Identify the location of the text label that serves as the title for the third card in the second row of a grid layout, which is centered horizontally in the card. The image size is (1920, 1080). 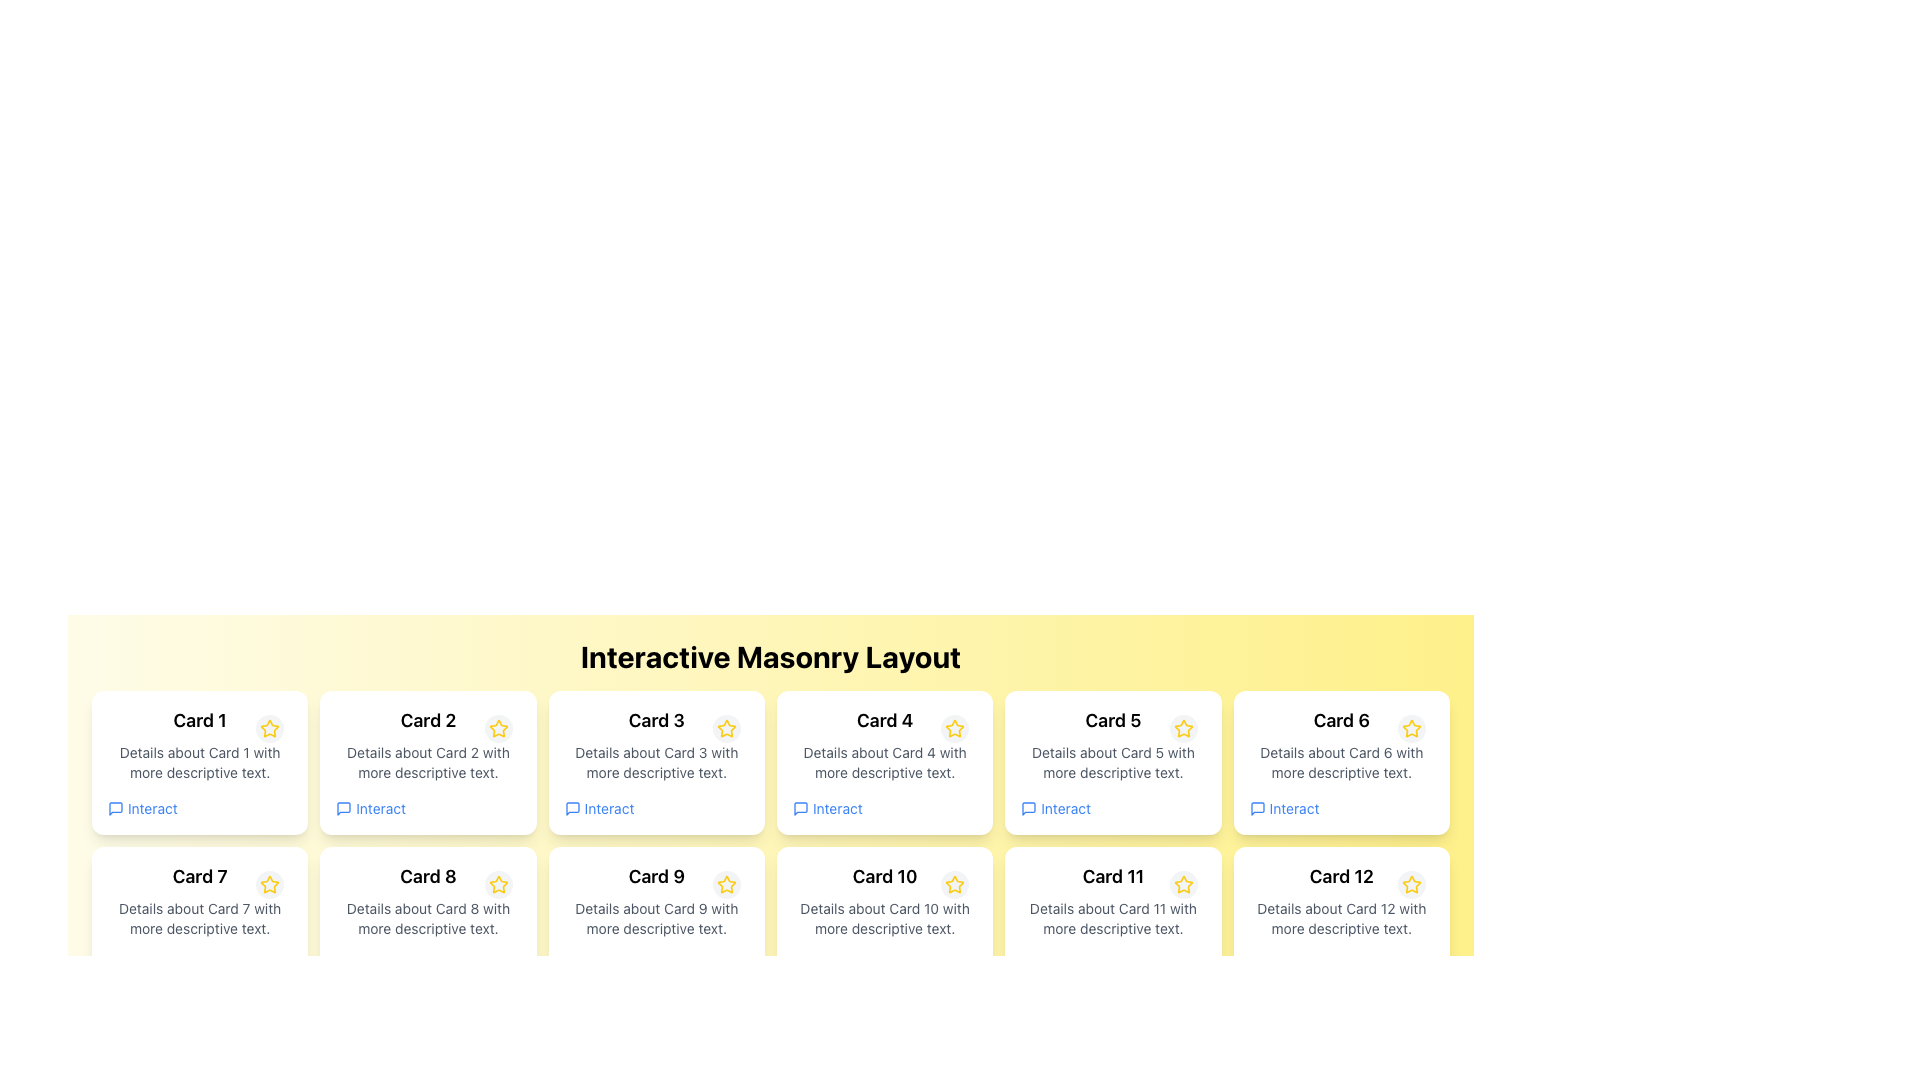
(1112, 721).